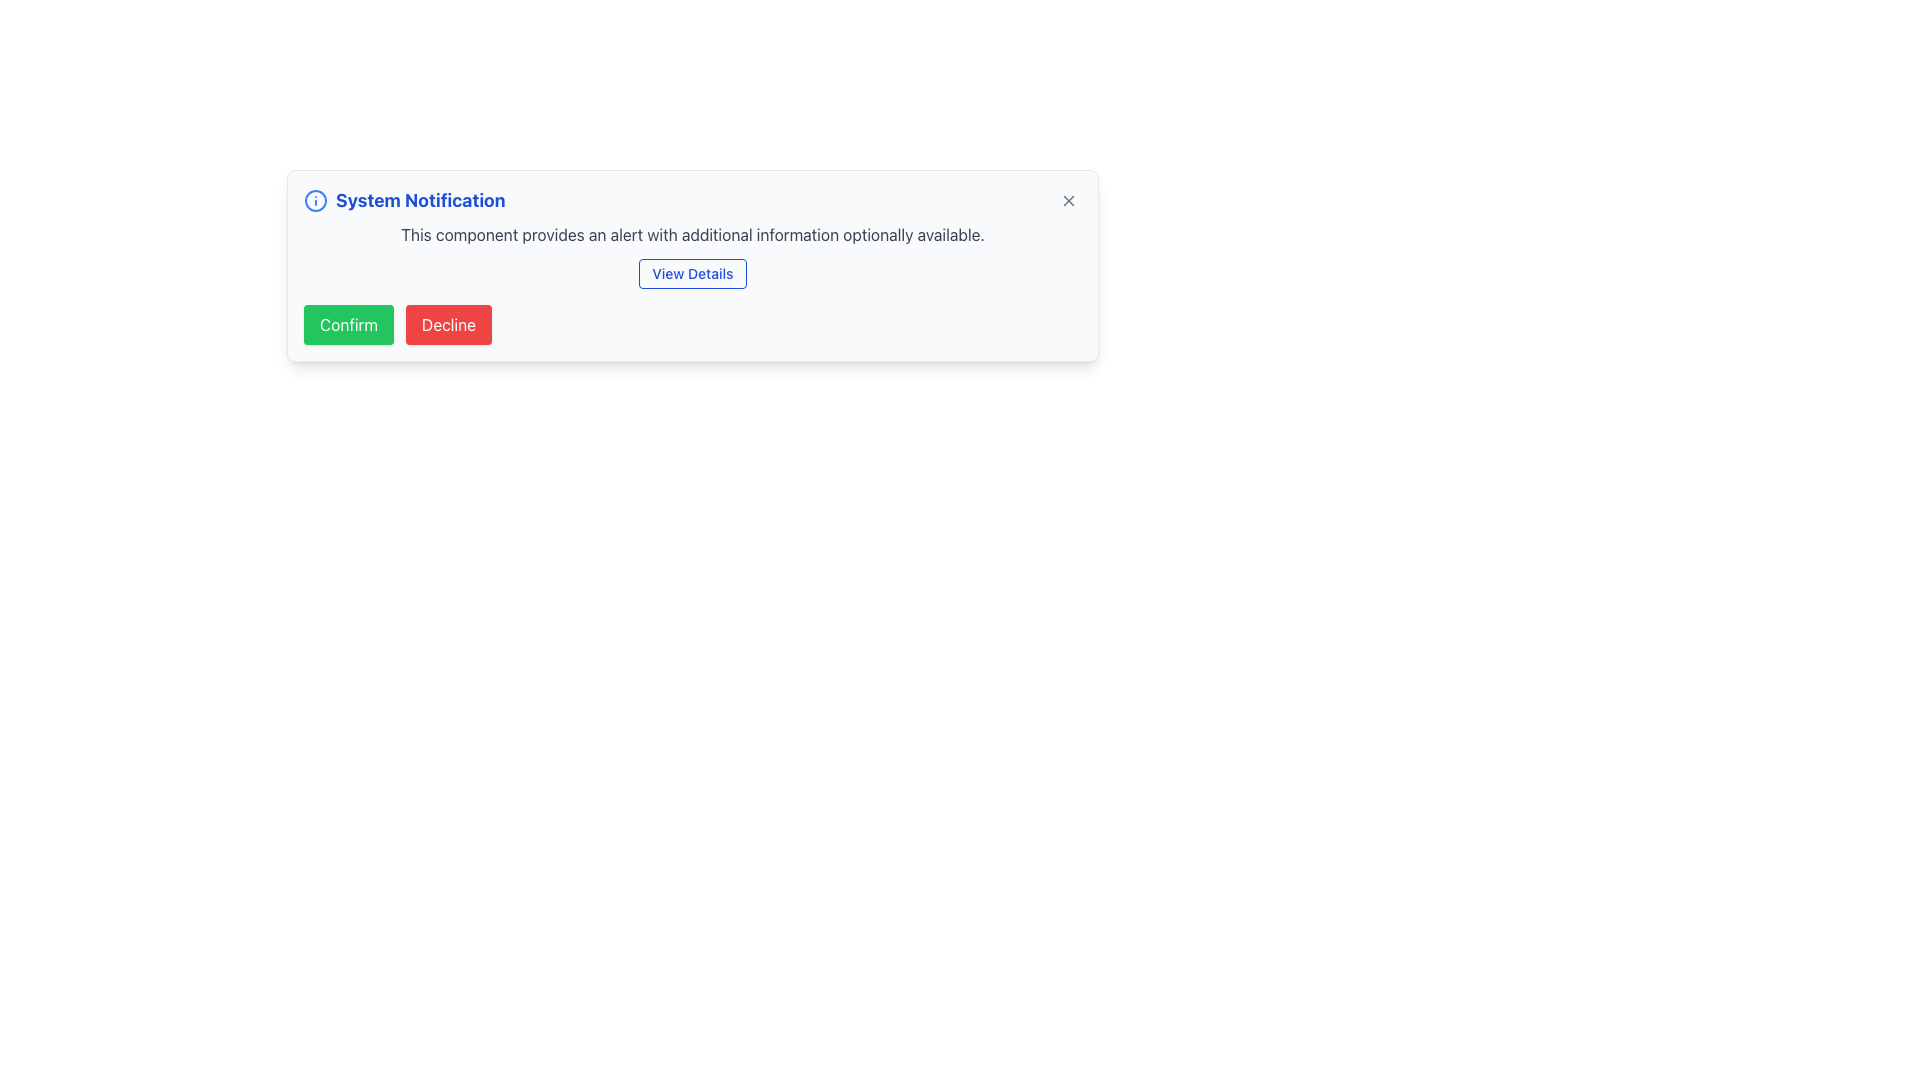 This screenshot has width=1920, height=1080. What do you see at coordinates (447, 323) in the screenshot?
I see `the red 'Decline' button with white text` at bounding box center [447, 323].